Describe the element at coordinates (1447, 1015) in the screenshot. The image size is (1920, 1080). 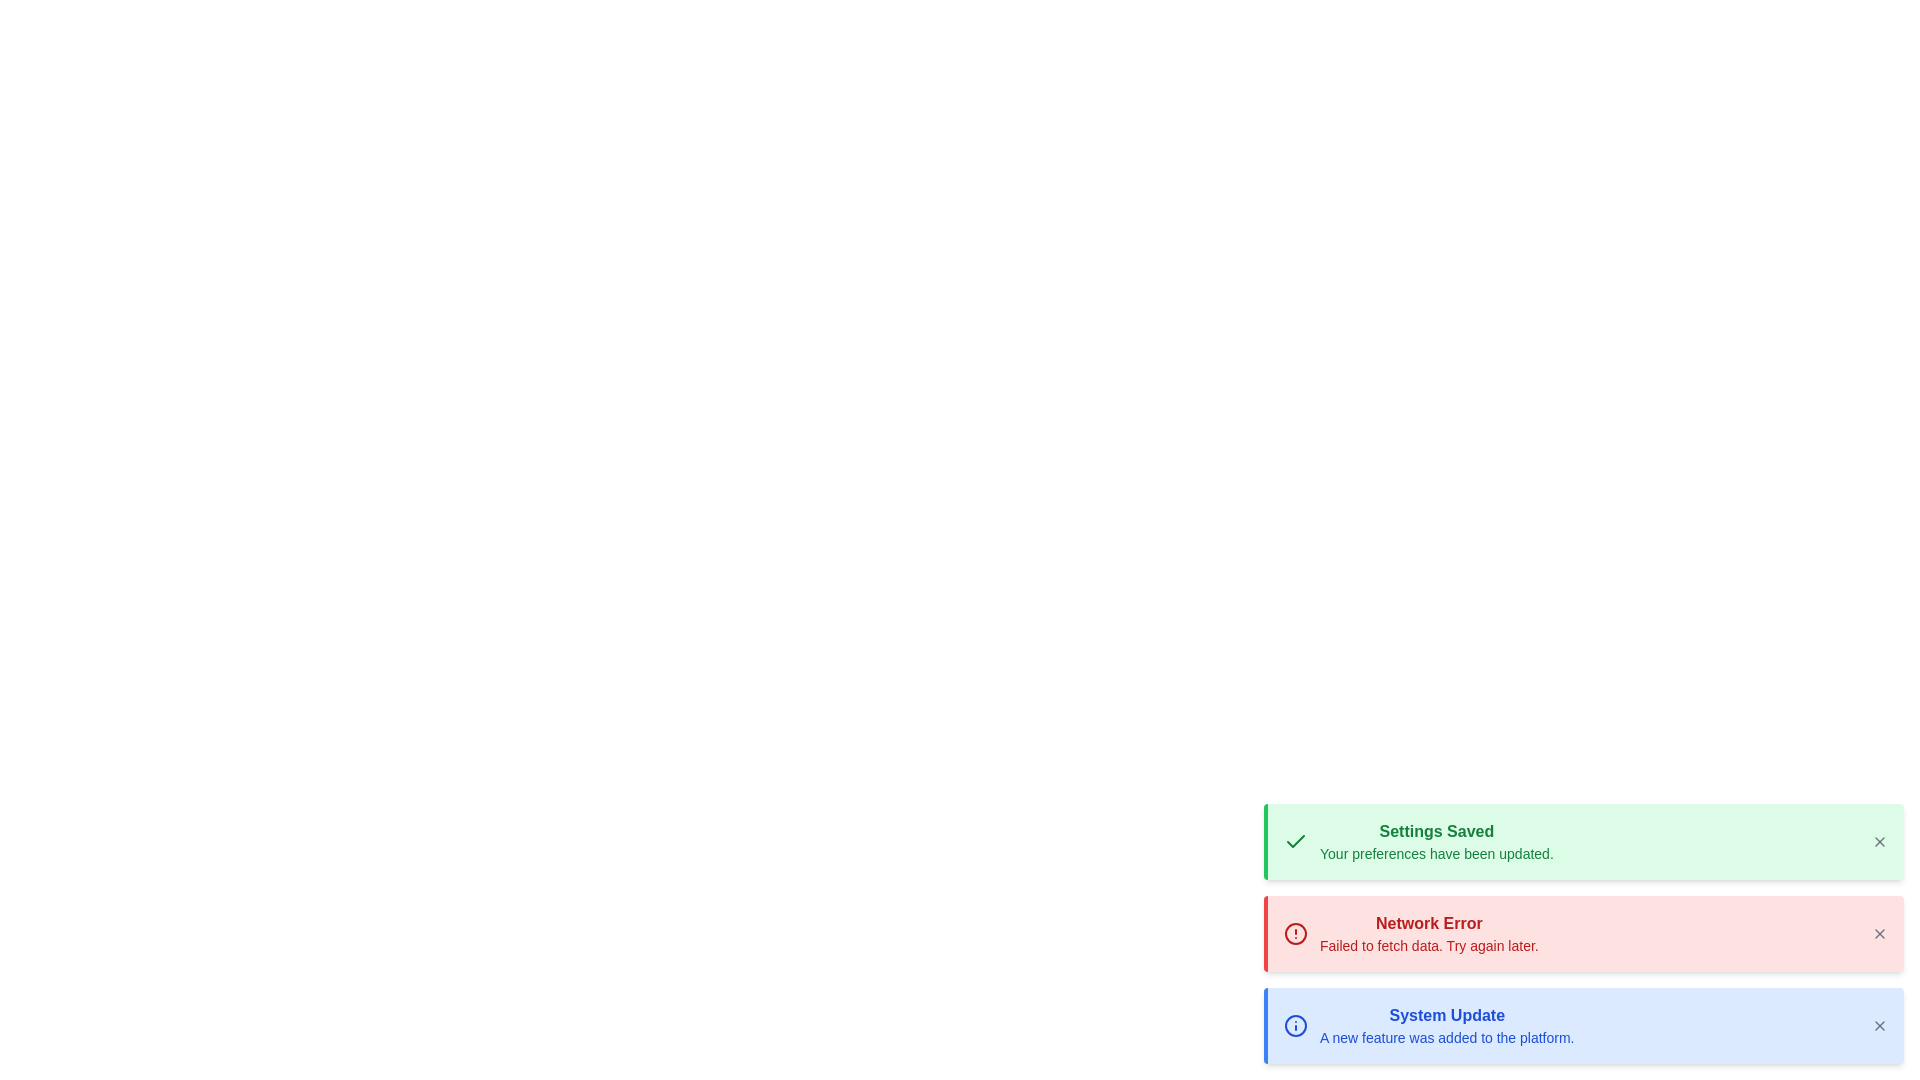
I see `notification title text label, which is horizontally centered at the bottom of the interface above the message 'A new feature was added to the platform.'` at that location.